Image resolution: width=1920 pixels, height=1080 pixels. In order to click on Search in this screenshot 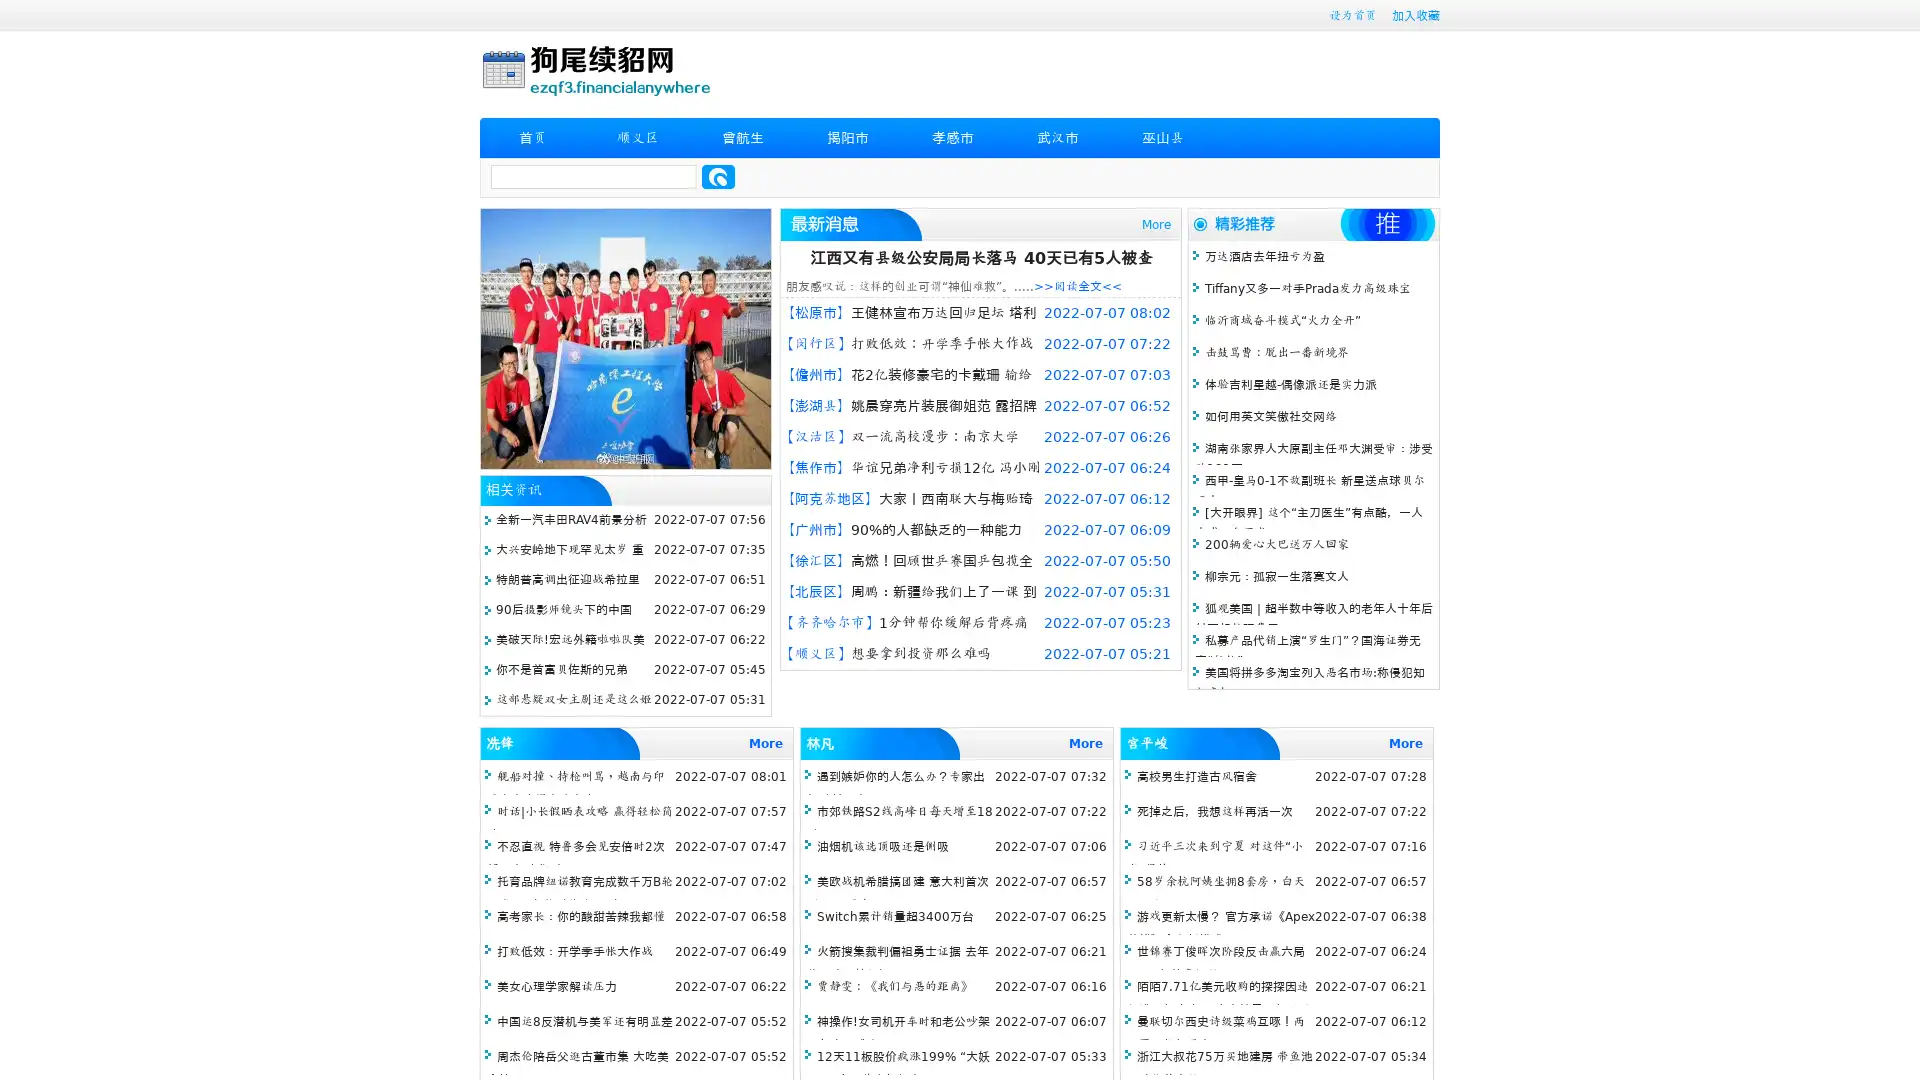, I will do `click(718, 176)`.